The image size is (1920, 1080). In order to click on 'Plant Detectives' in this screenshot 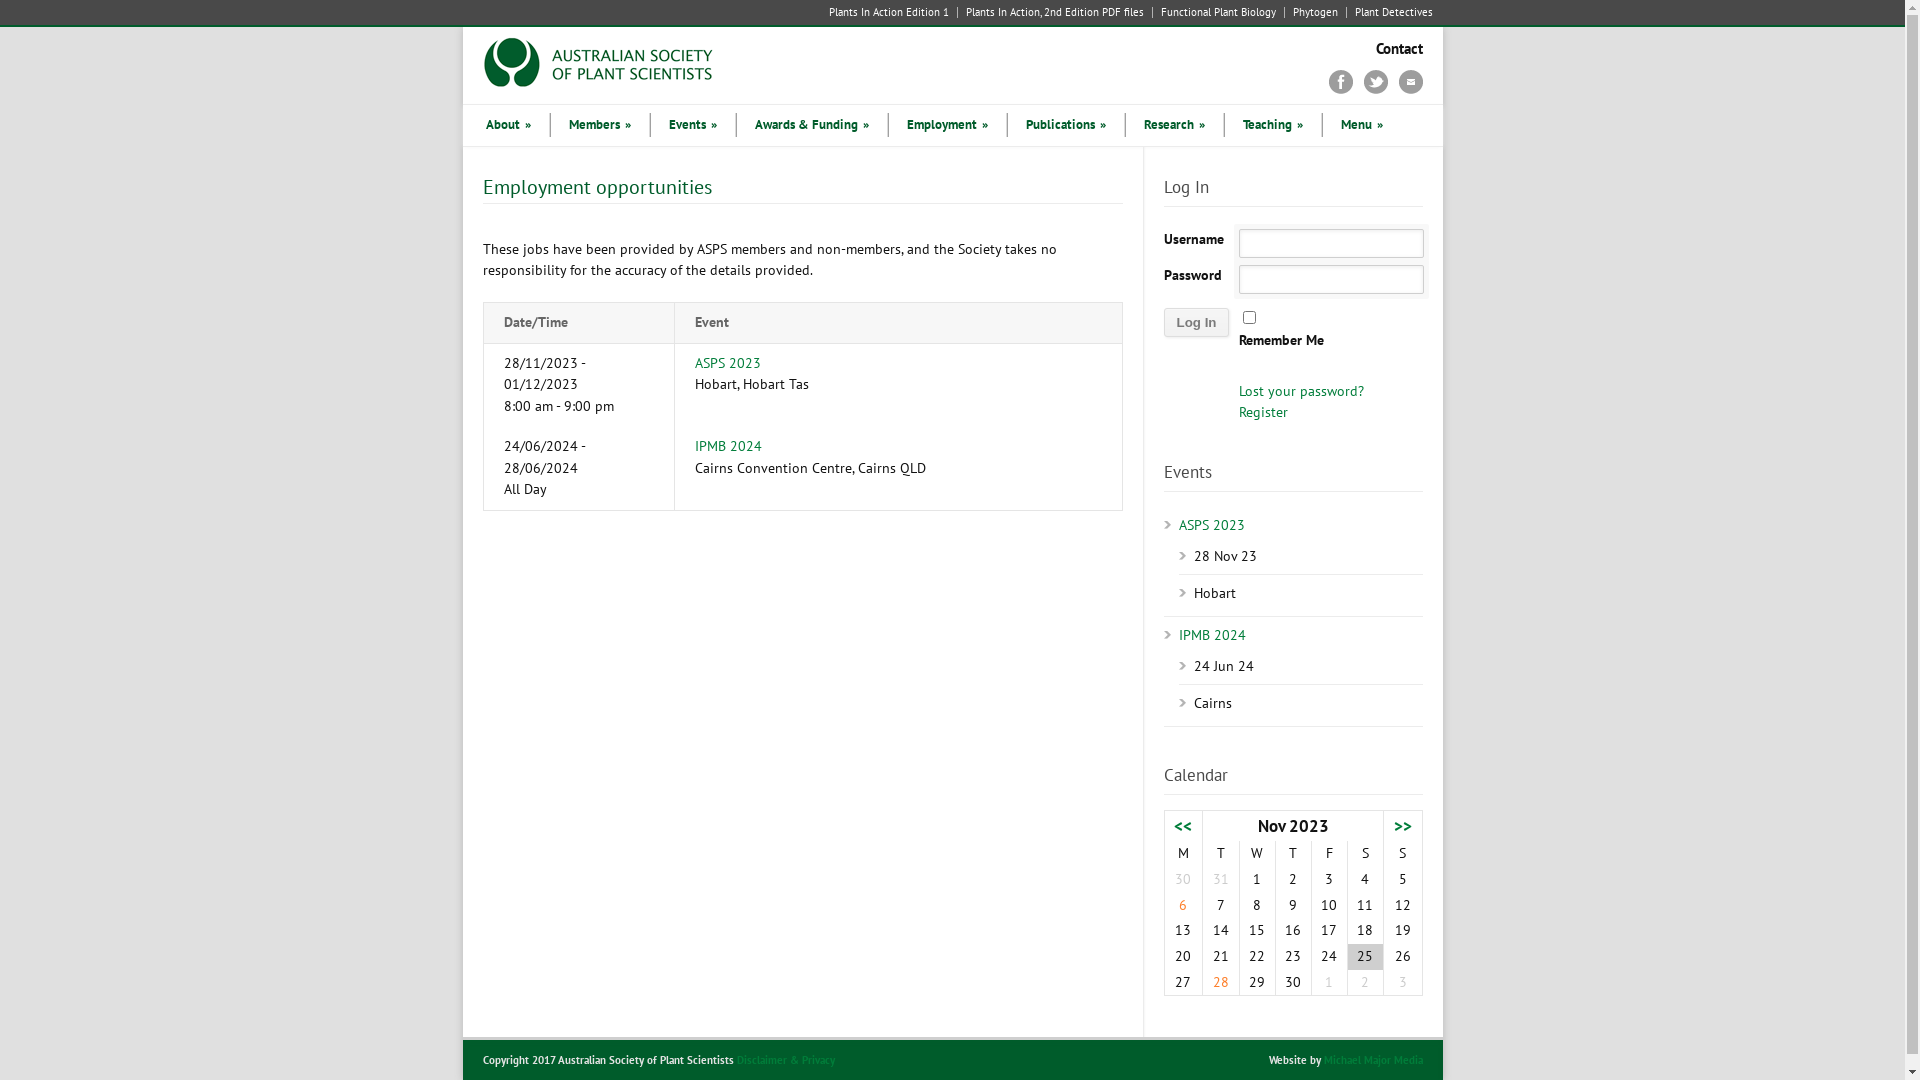, I will do `click(1387, 12)`.